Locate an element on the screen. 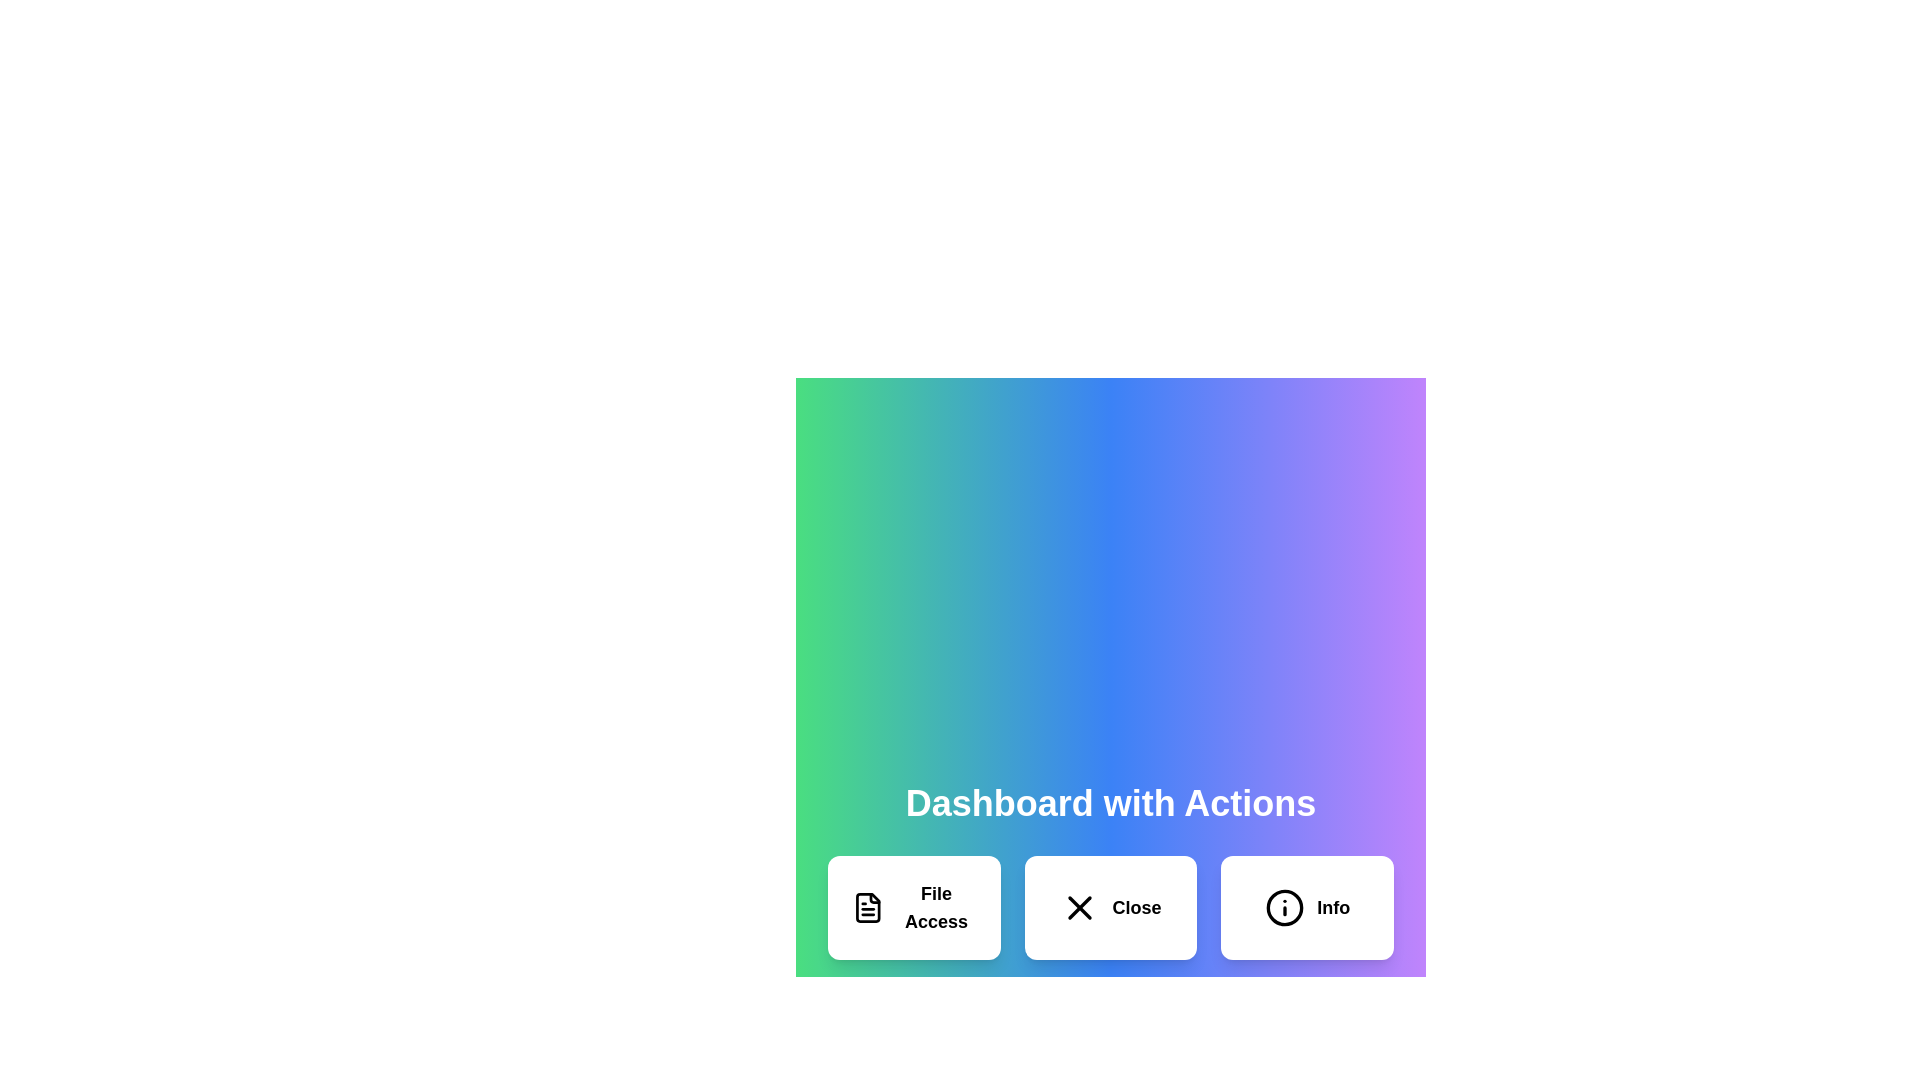 This screenshot has height=1080, width=1920. the information icon, which is an encircled 'i' with a black outline, located within the 'Info' button on the right side of three action buttons below the 'Dashboard with Actions' title is located at coordinates (1285, 907).